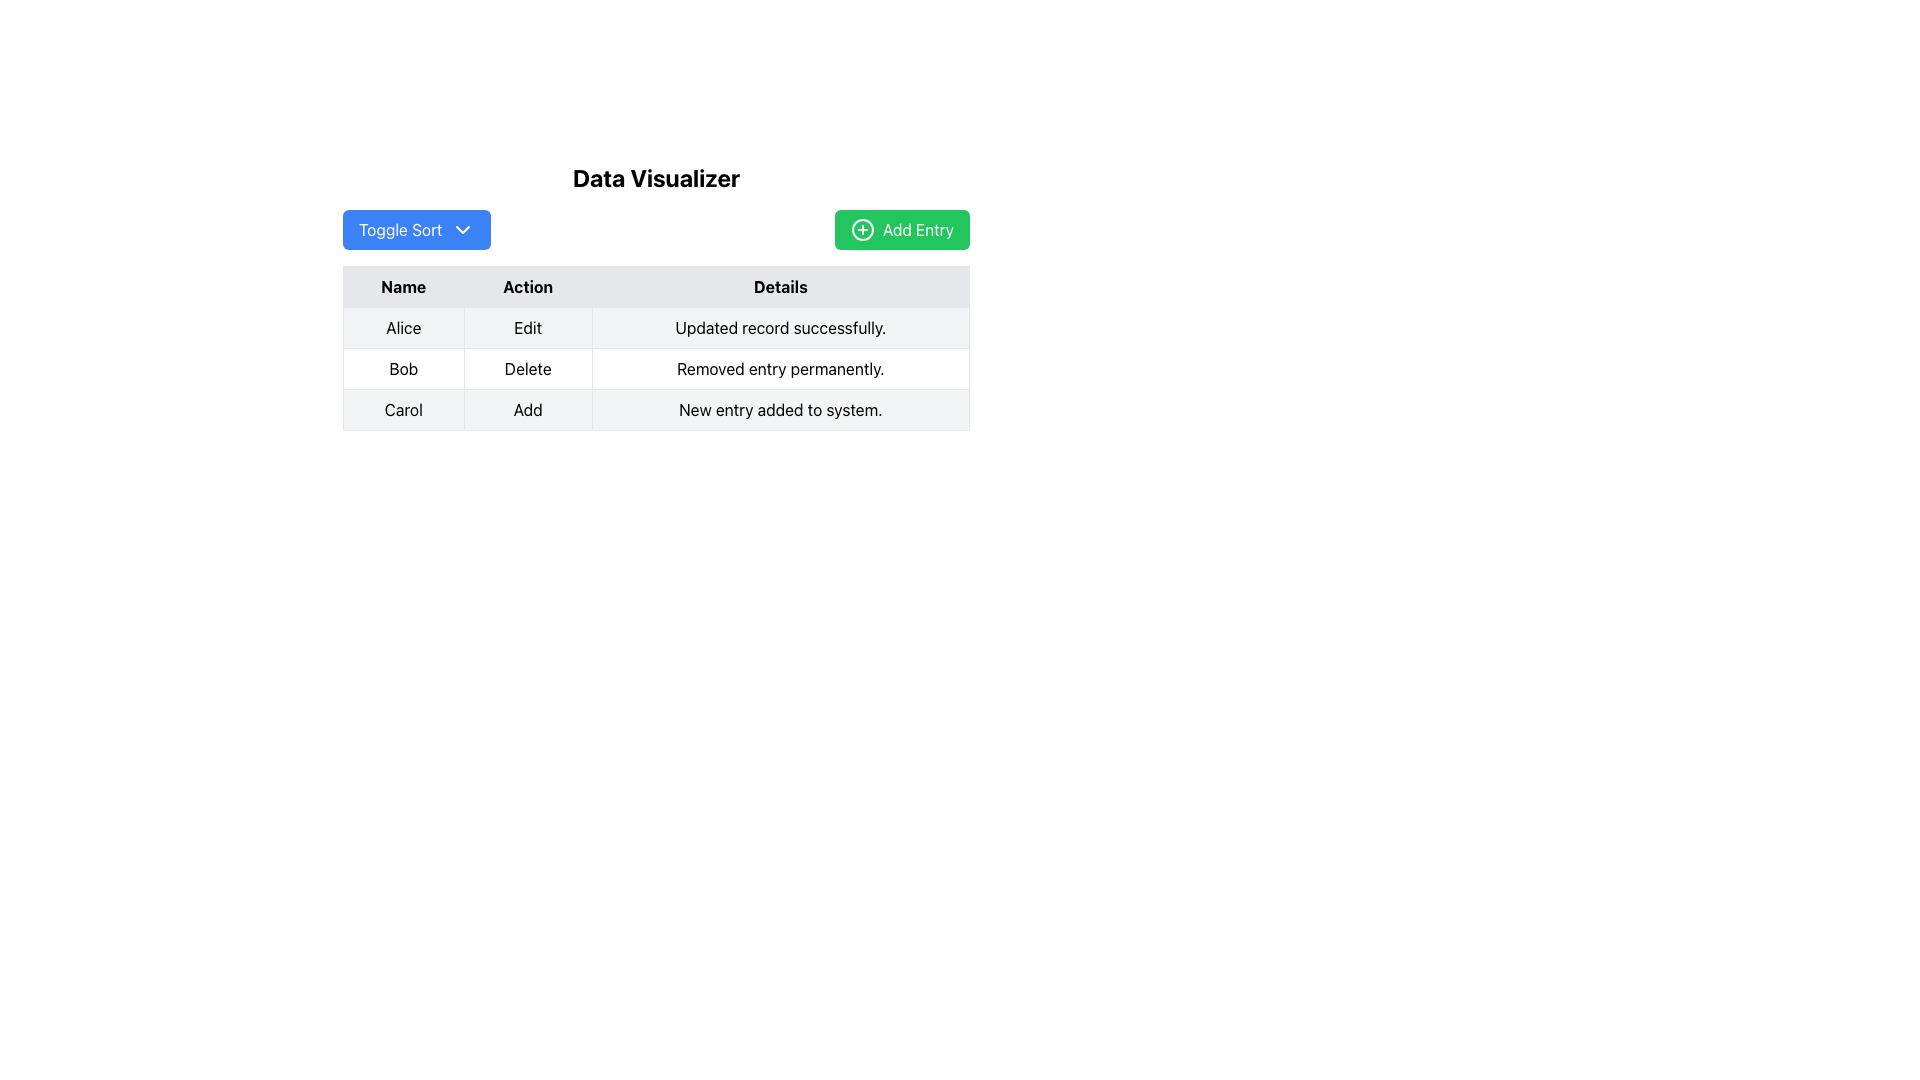  I want to click on the action button in the 'Action' column of the data table for the row labeled 'Carol', so click(528, 408).